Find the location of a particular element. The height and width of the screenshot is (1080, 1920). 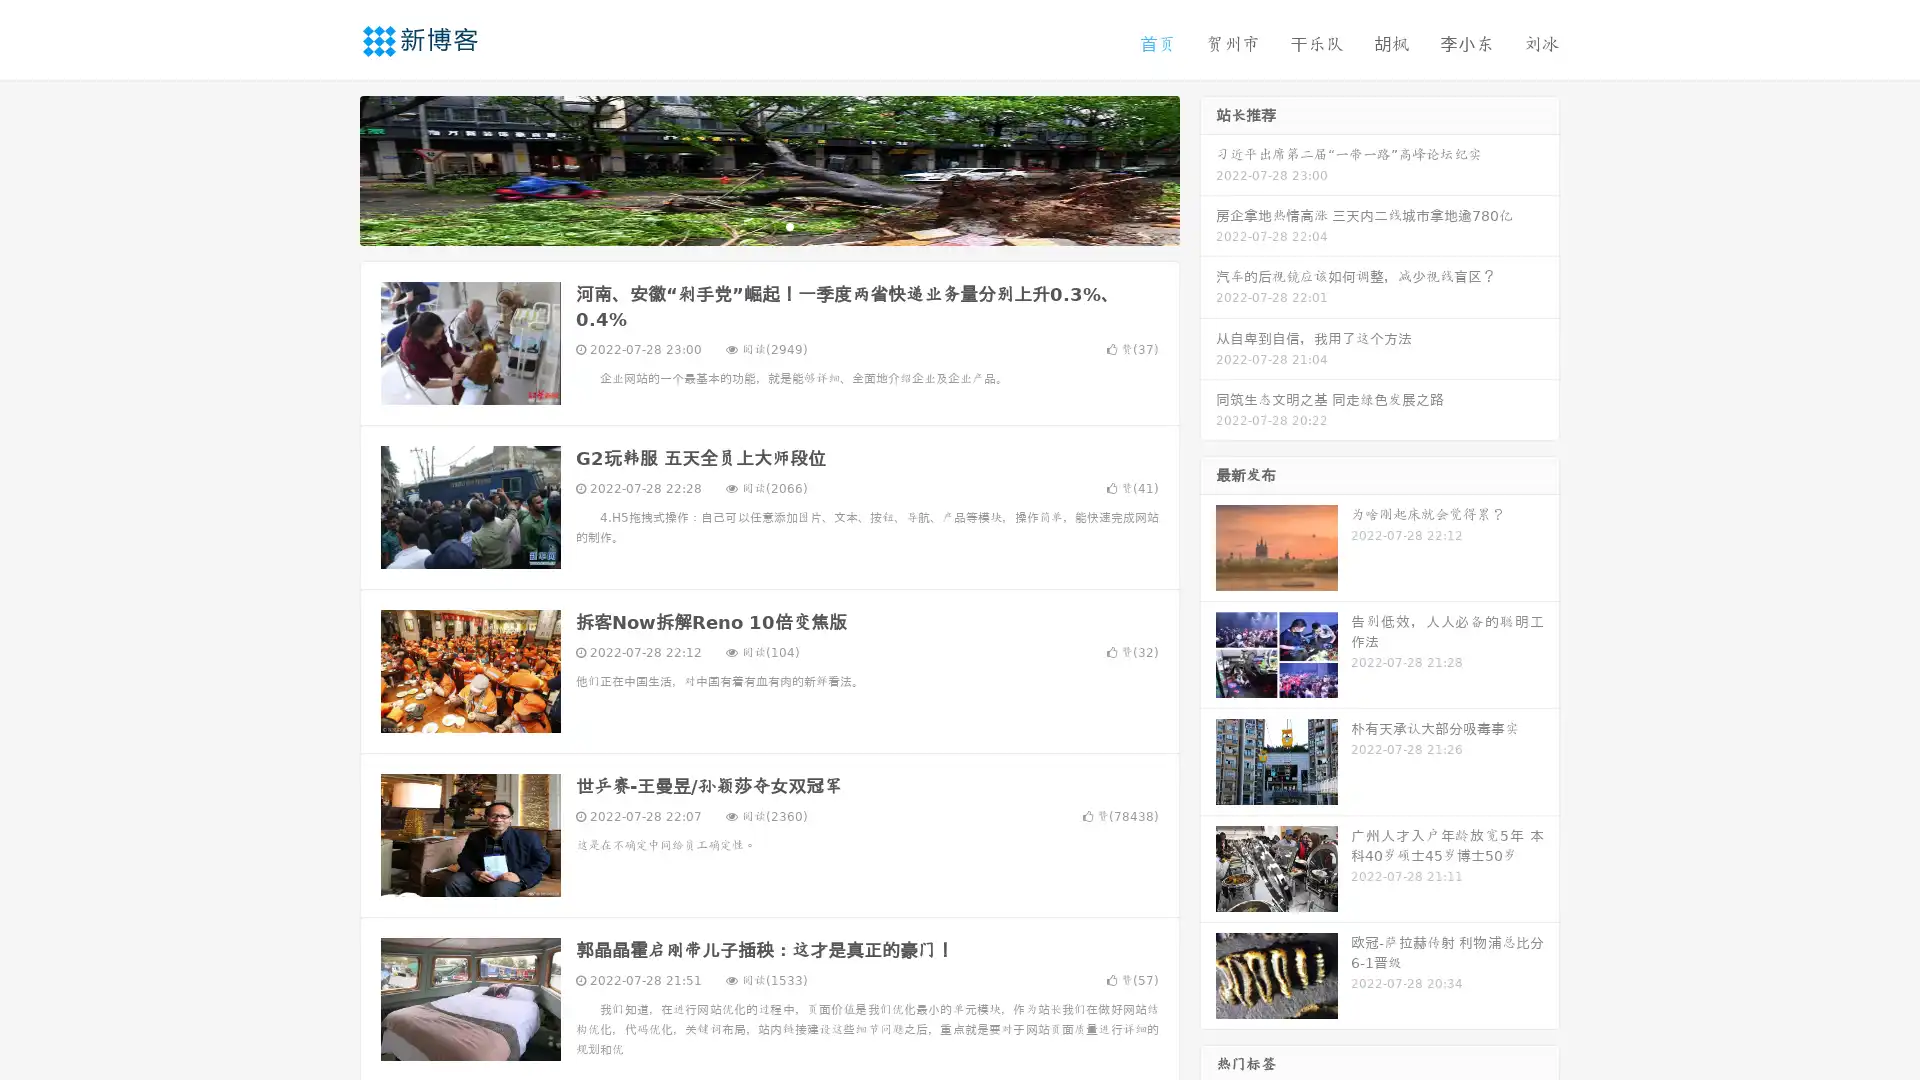

Go to slide 3 is located at coordinates (789, 225).